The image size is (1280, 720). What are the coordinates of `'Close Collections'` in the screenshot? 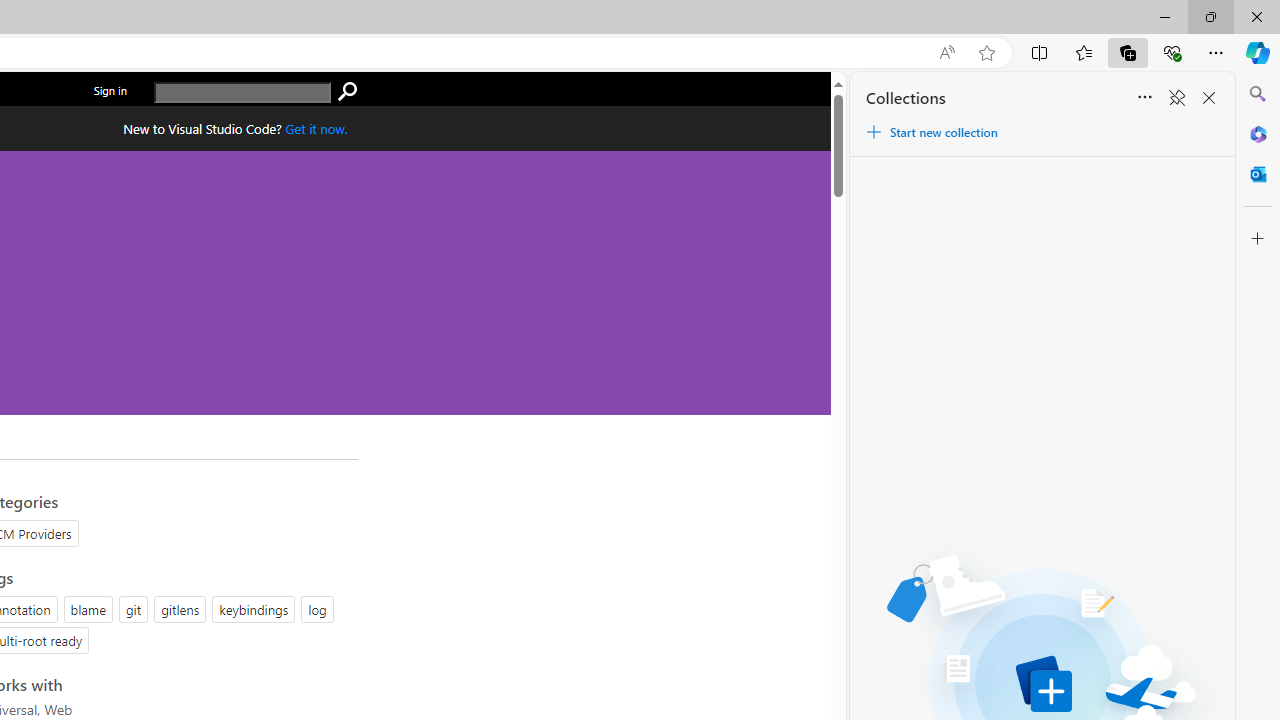 It's located at (1207, 98).